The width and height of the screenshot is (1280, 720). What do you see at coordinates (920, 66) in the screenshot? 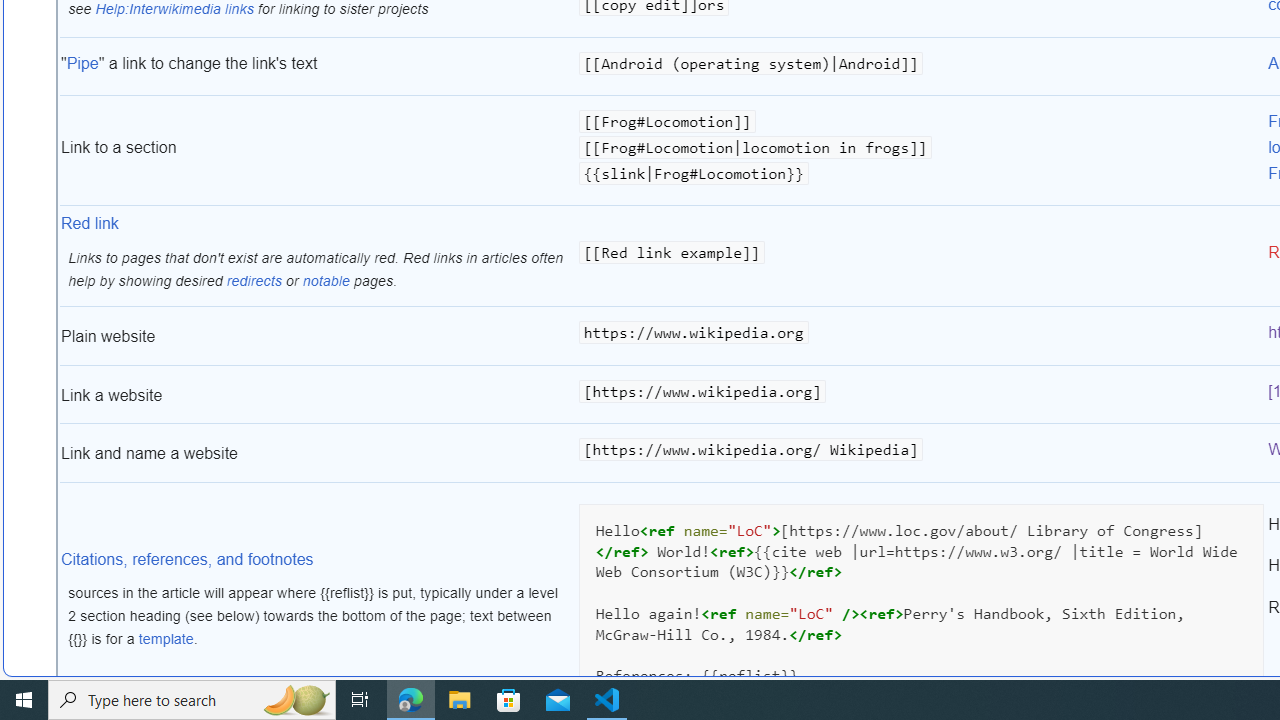
I see `'[[Android (operating system)|Android]]'` at bounding box center [920, 66].